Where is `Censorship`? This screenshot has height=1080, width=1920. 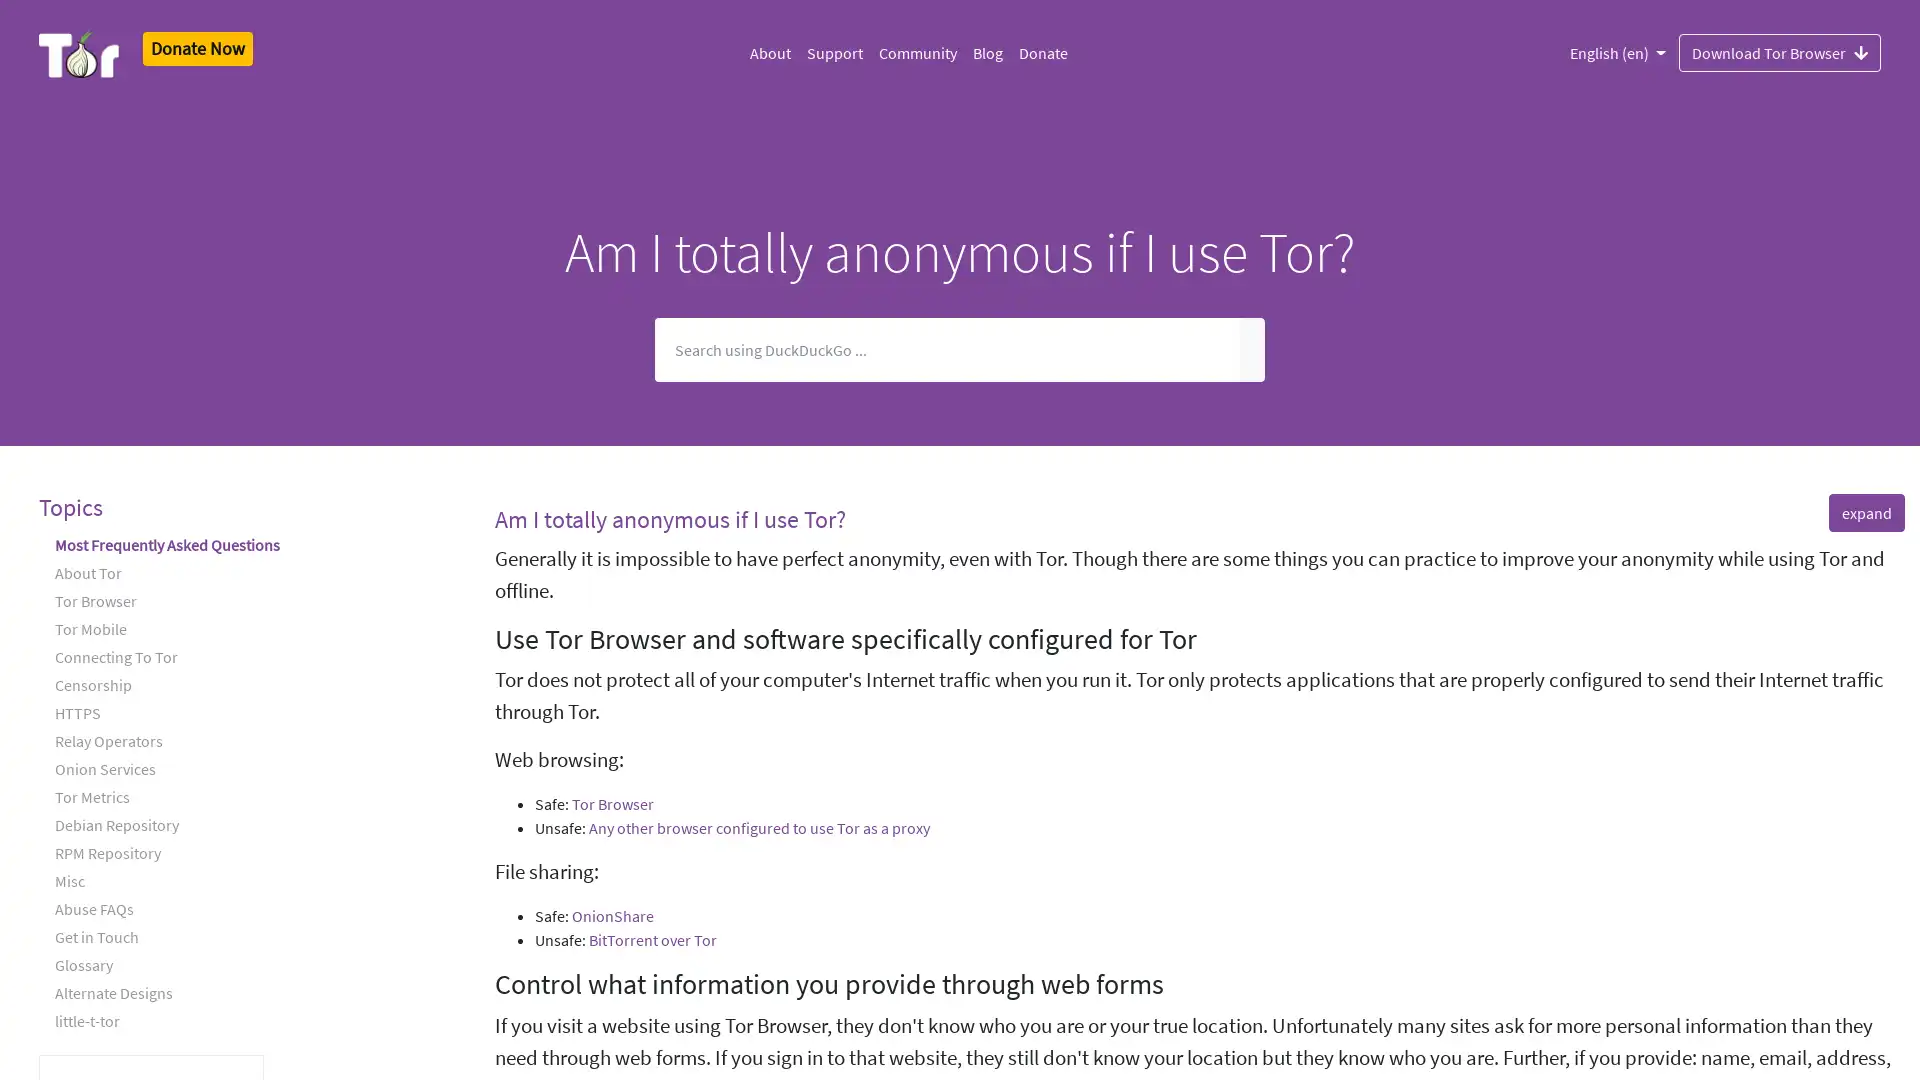 Censorship is located at coordinates (247, 682).